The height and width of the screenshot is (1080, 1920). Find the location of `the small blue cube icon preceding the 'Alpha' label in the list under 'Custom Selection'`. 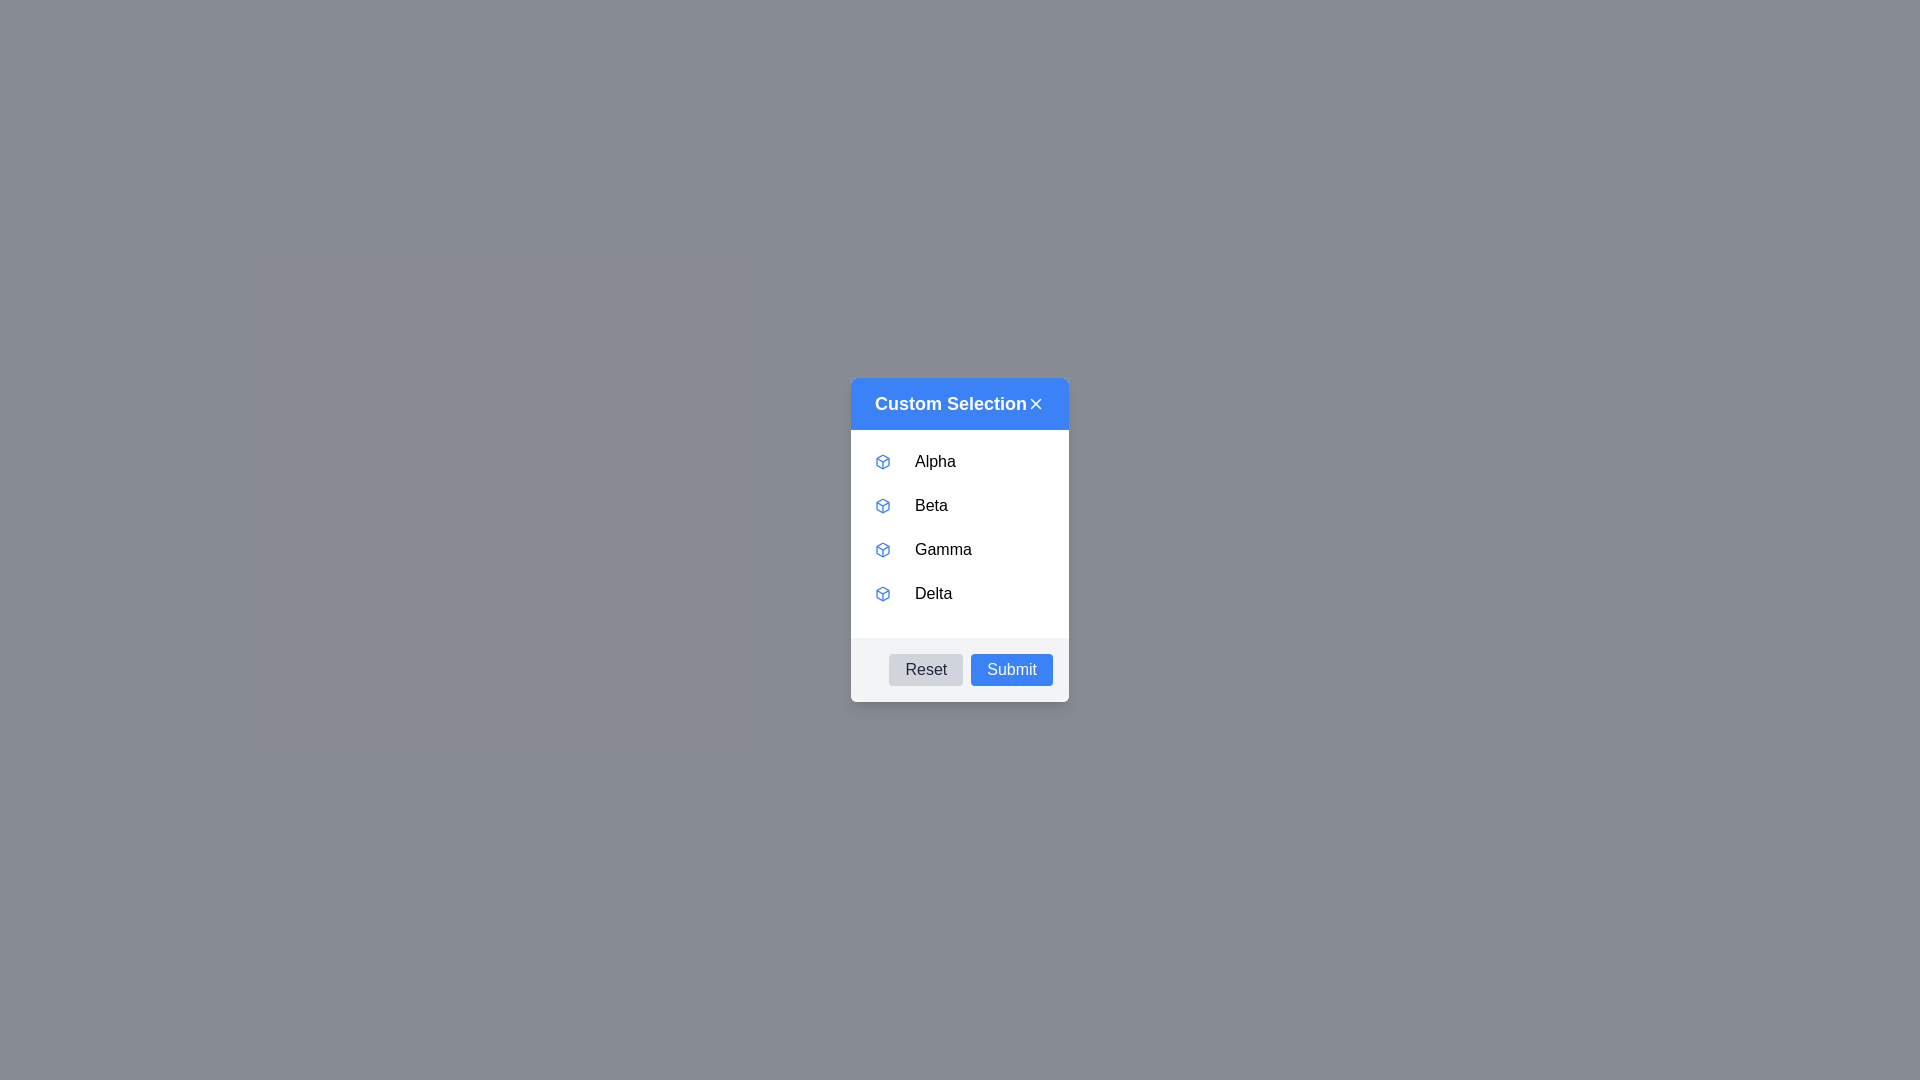

the small blue cube icon preceding the 'Alpha' label in the list under 'Custom Selection' is located at coordinates (882, 462).